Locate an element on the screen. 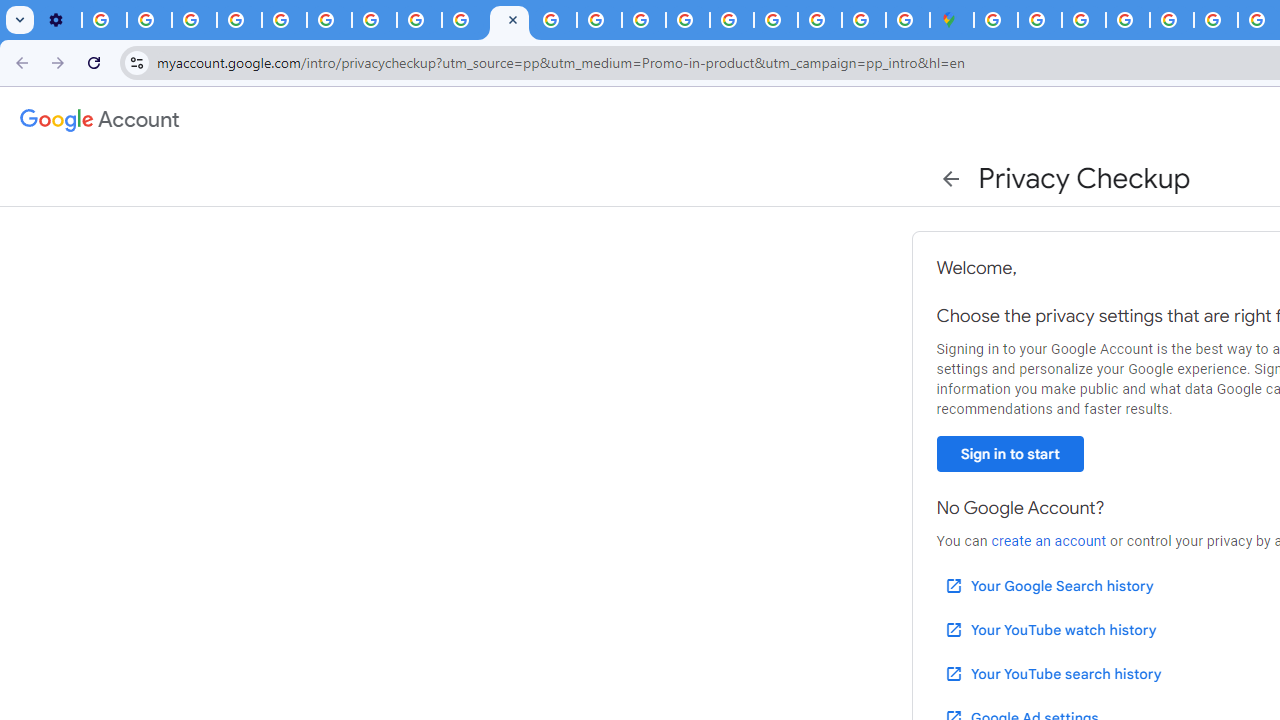 Image resolution: width=1280 pixels, height=720 pixels. 'Settings - Customize profile' is located at coordinates (59, 20).